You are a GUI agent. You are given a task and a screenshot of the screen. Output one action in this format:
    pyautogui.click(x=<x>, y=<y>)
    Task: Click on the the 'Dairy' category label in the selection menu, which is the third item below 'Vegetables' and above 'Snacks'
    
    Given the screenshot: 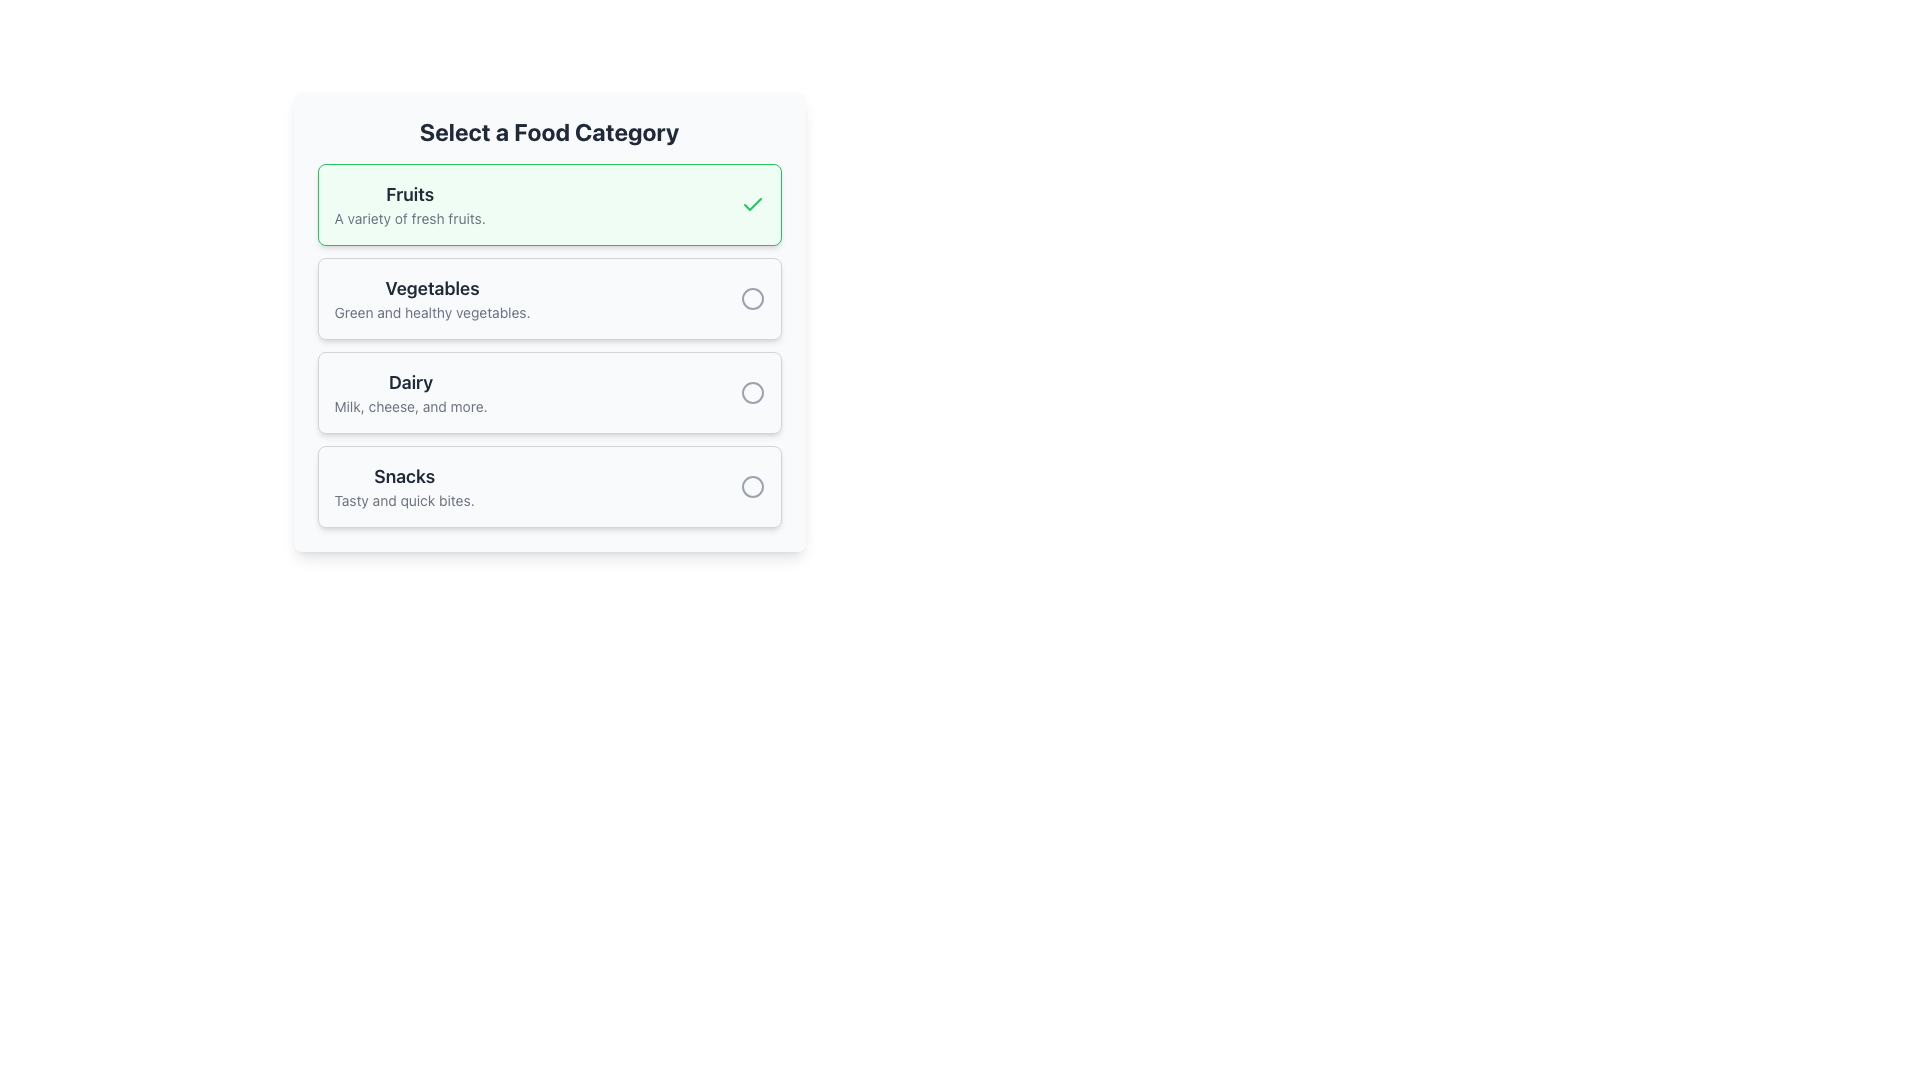 What is the action you would take?
    pyautogui.click(x=410, y=393)
    